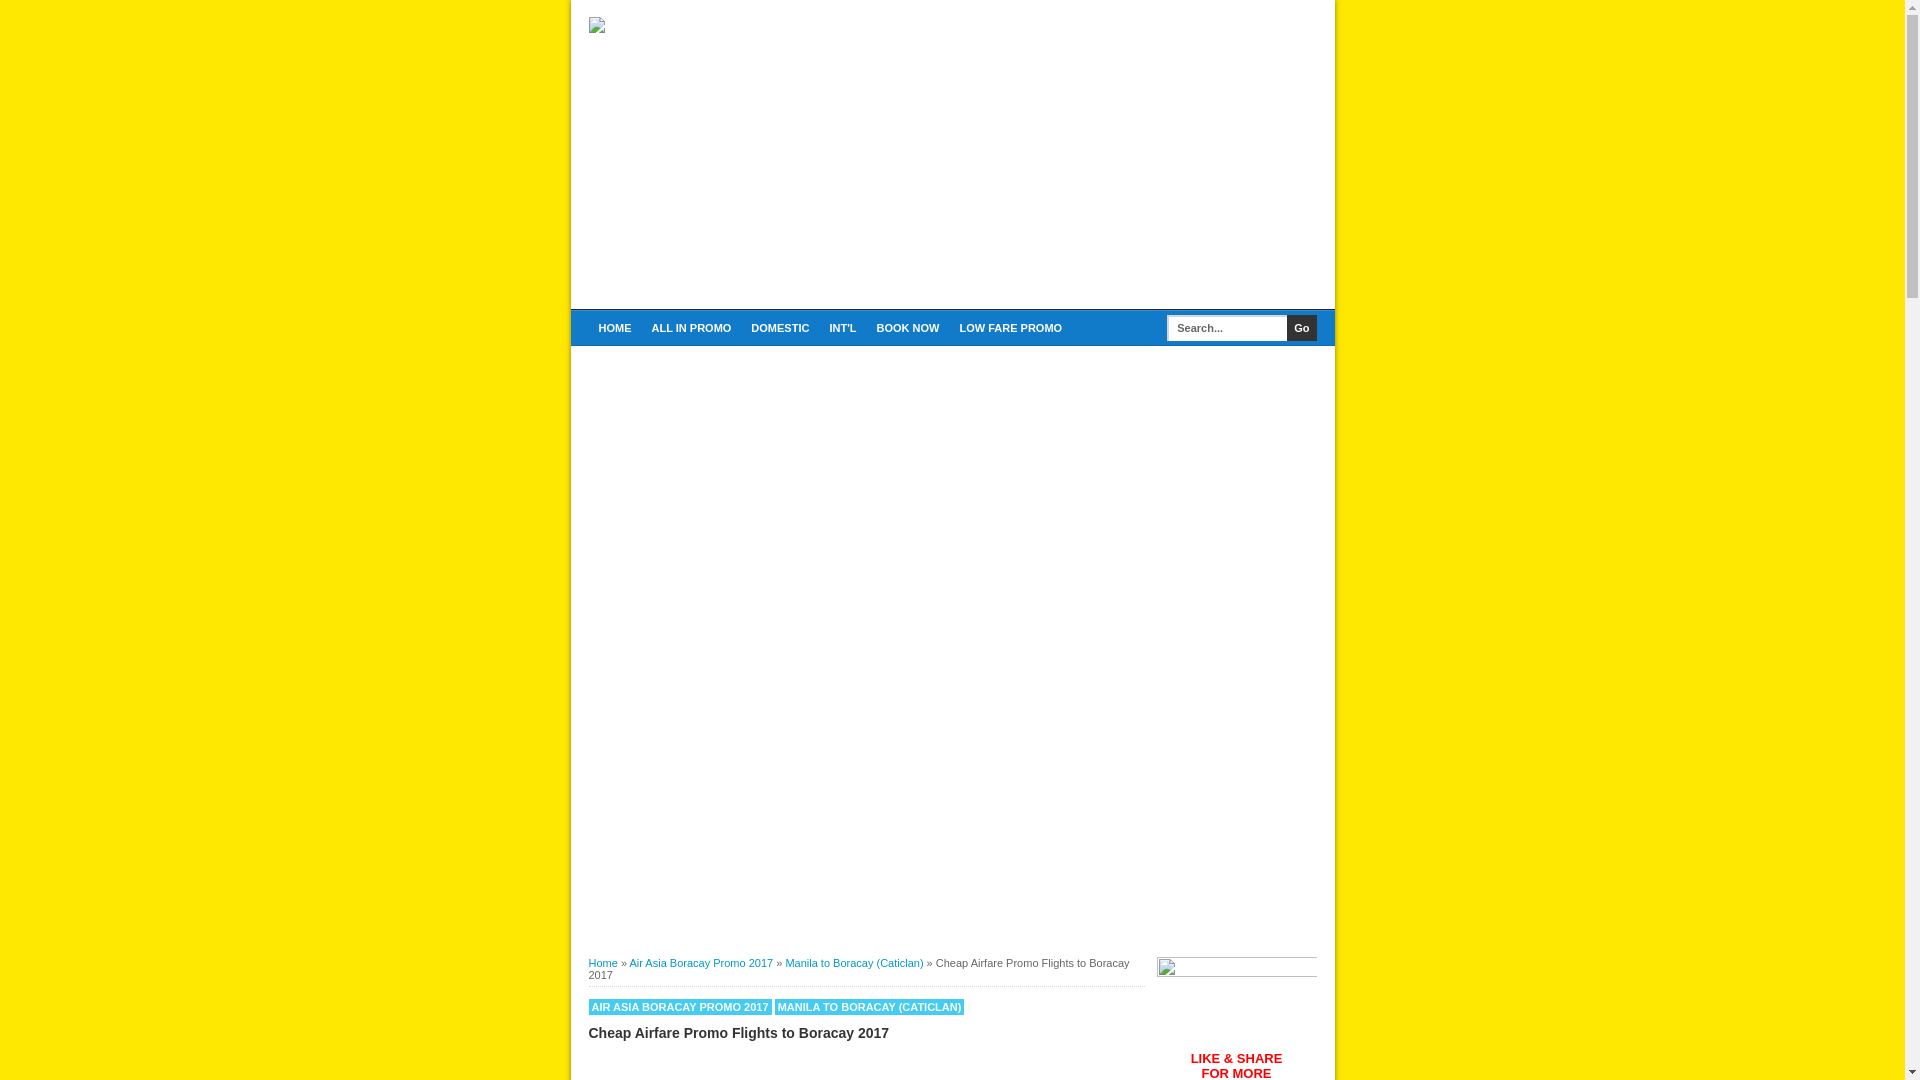 Image resolution: width=1920 pixels, height=1080 pixels. Describe the element at coordinates (950, 494) in the screenshot. I see `'Advertisement'` at that location.